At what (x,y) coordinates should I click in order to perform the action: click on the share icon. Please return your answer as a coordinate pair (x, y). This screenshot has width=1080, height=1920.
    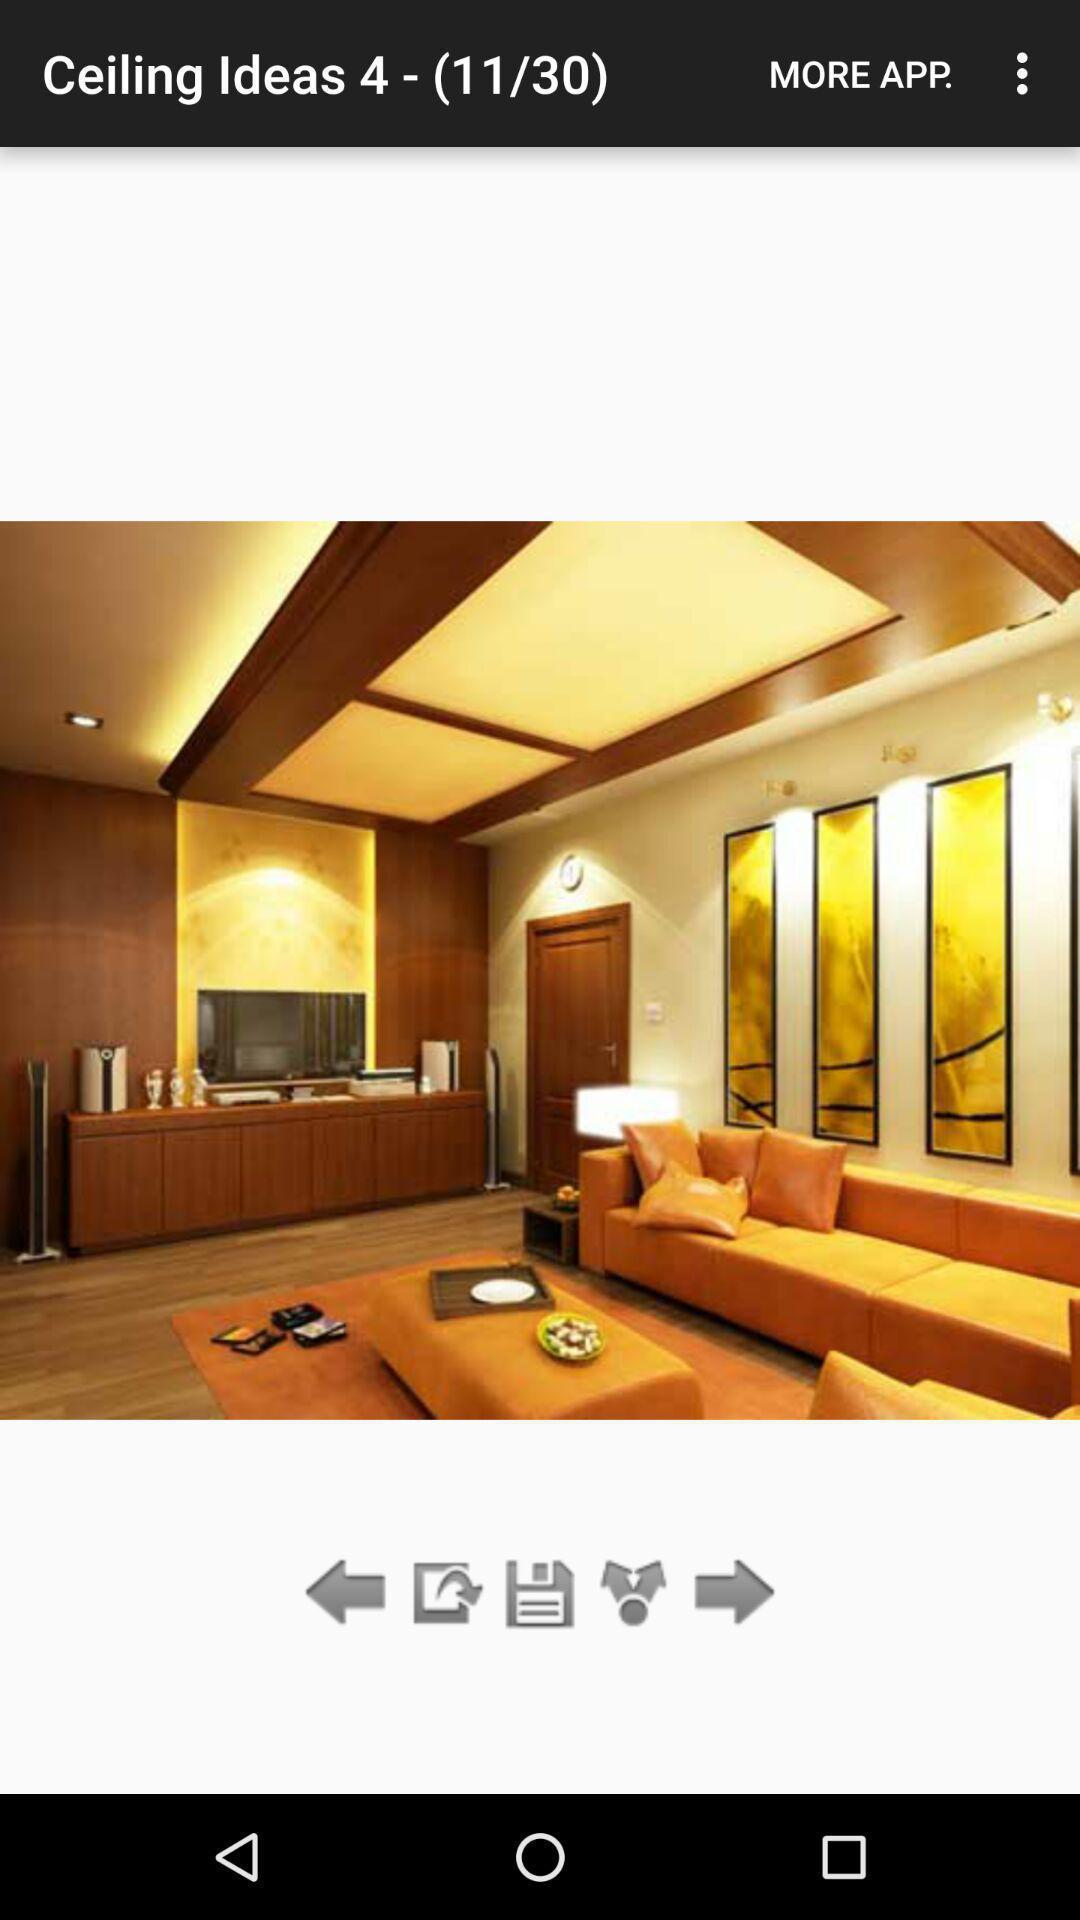
    Looking at the image, I should click on (634, 1593).